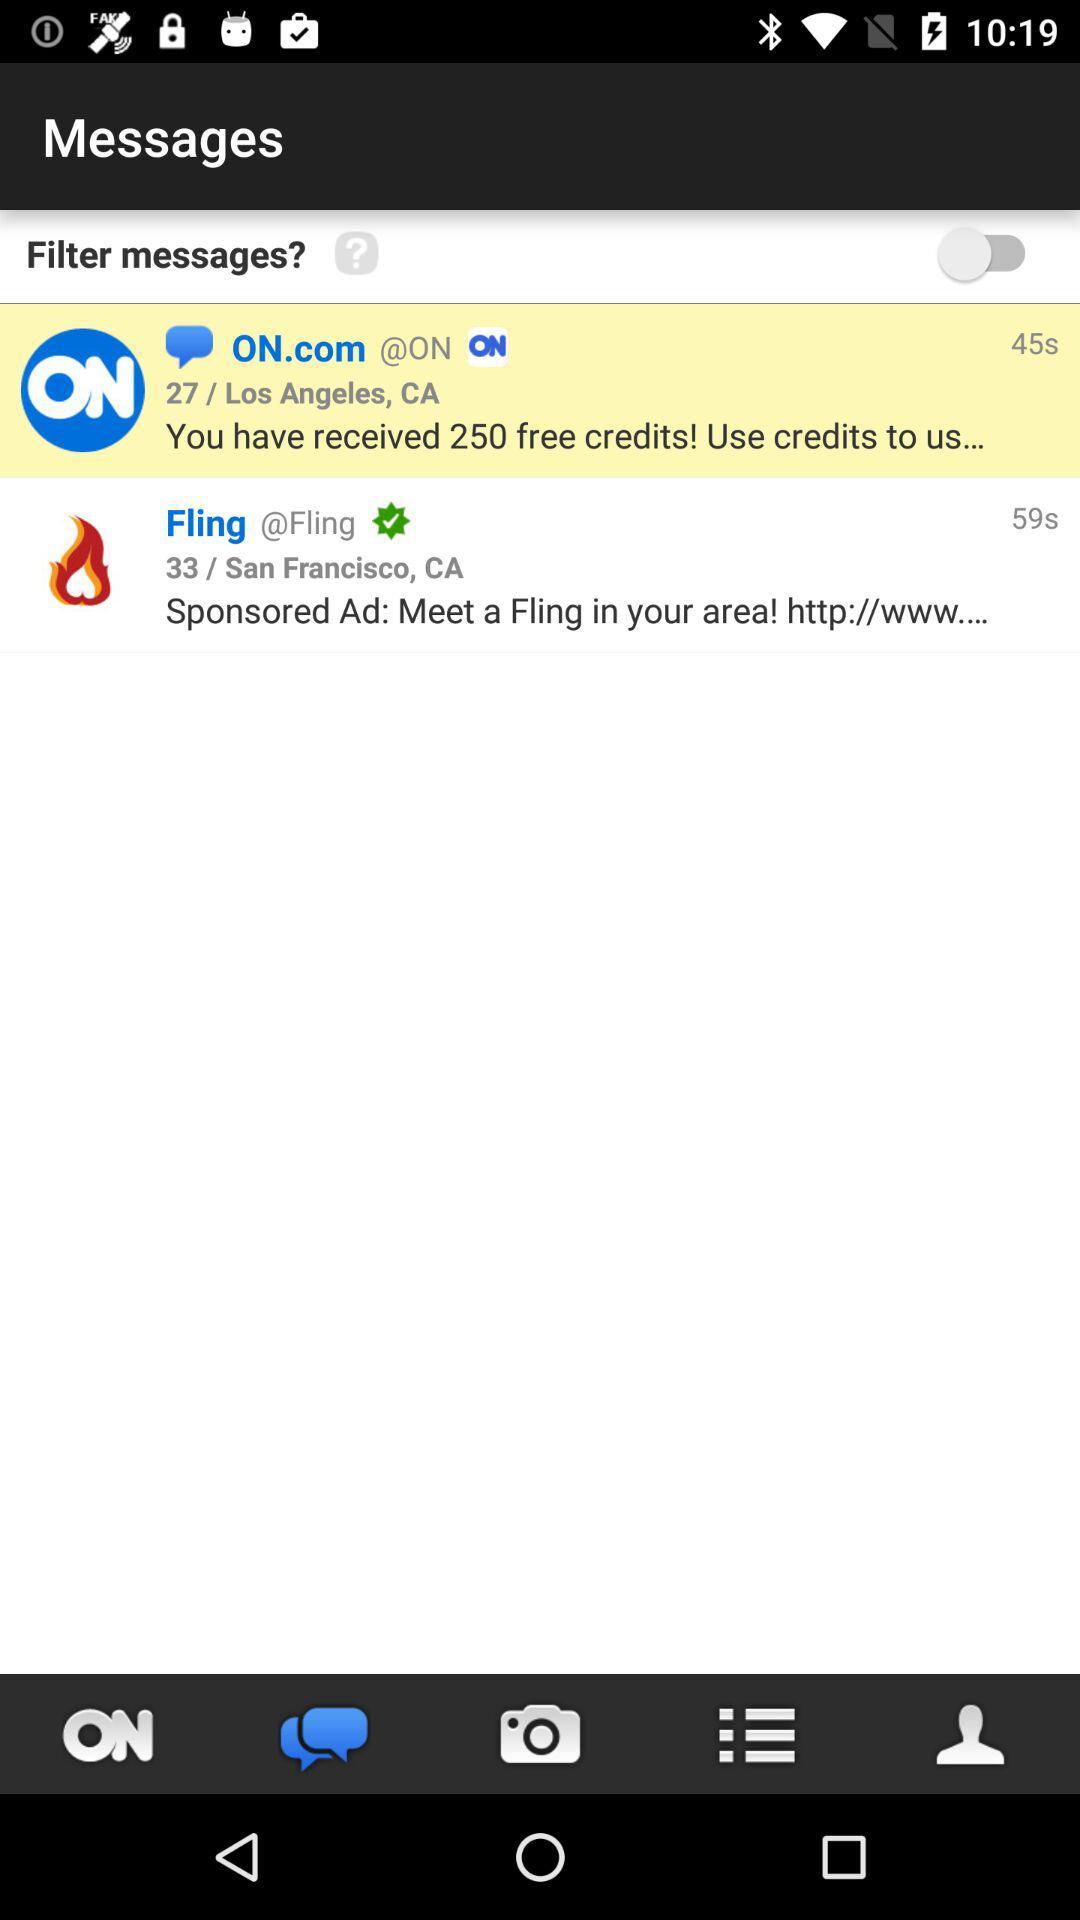 The width and height of the screenshot is (1080, 1920). I want to click on the item next to the on.com, so click(189, 346).